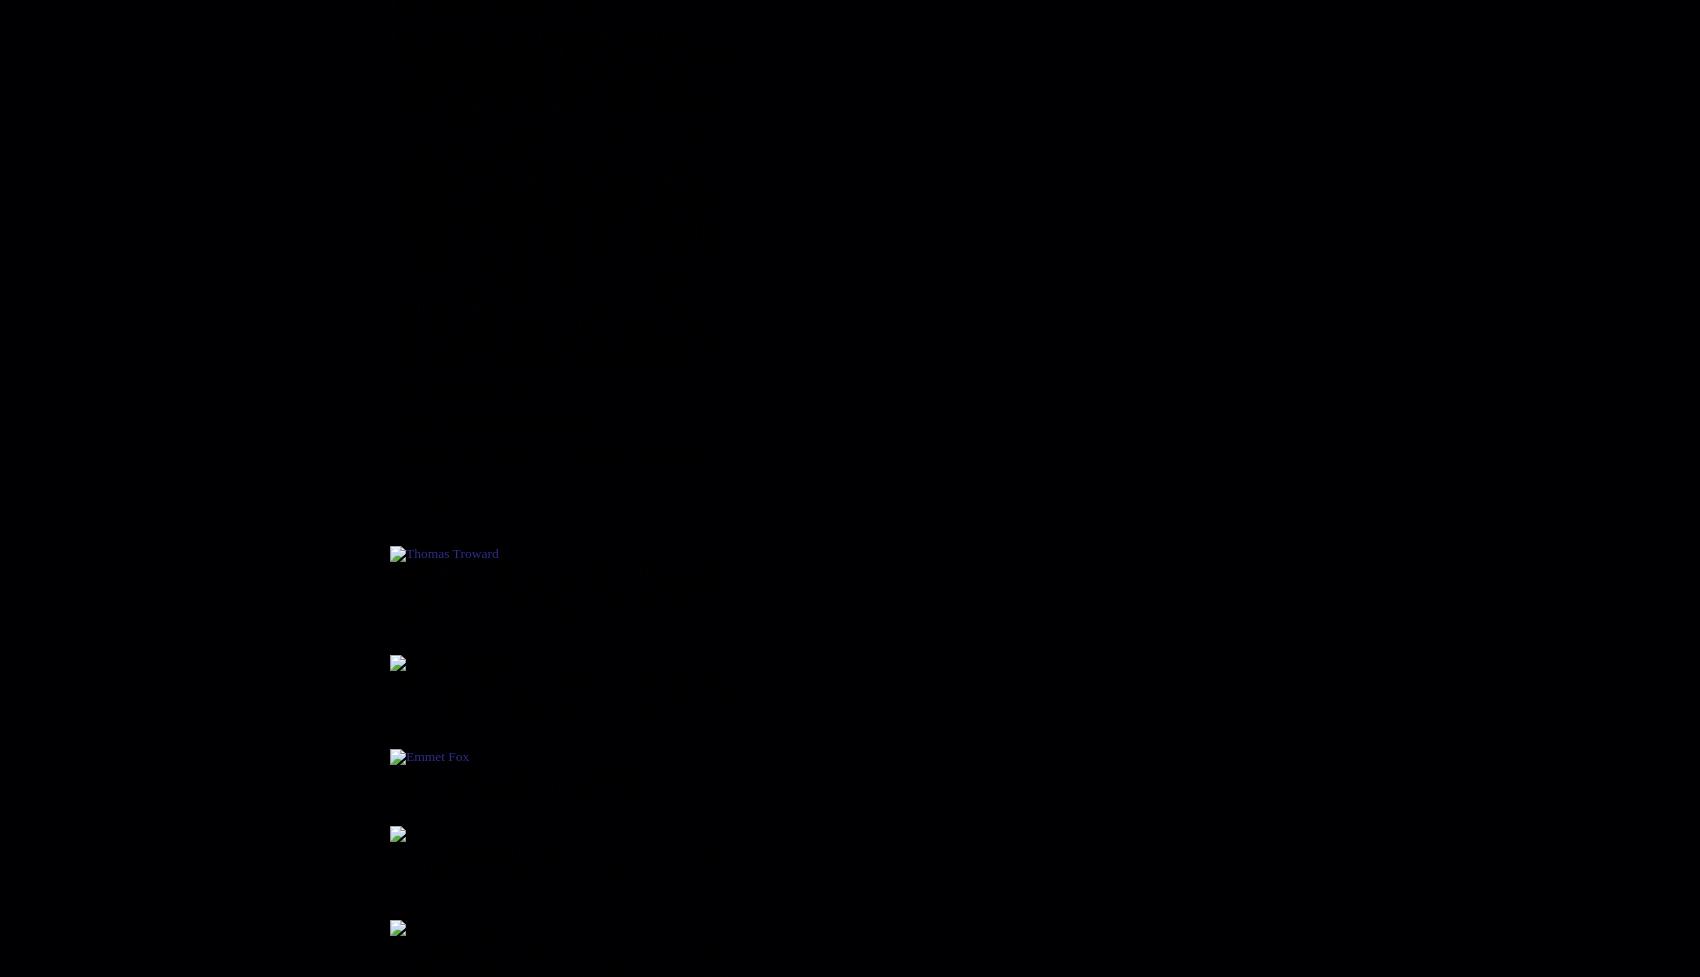 The height and width of the screenshot is (977, 1700). What do you see at coordinates (388, 98) in the screenshot?
I see `'Just the FAQ’s, Please'` at bounding box center [388, 98].